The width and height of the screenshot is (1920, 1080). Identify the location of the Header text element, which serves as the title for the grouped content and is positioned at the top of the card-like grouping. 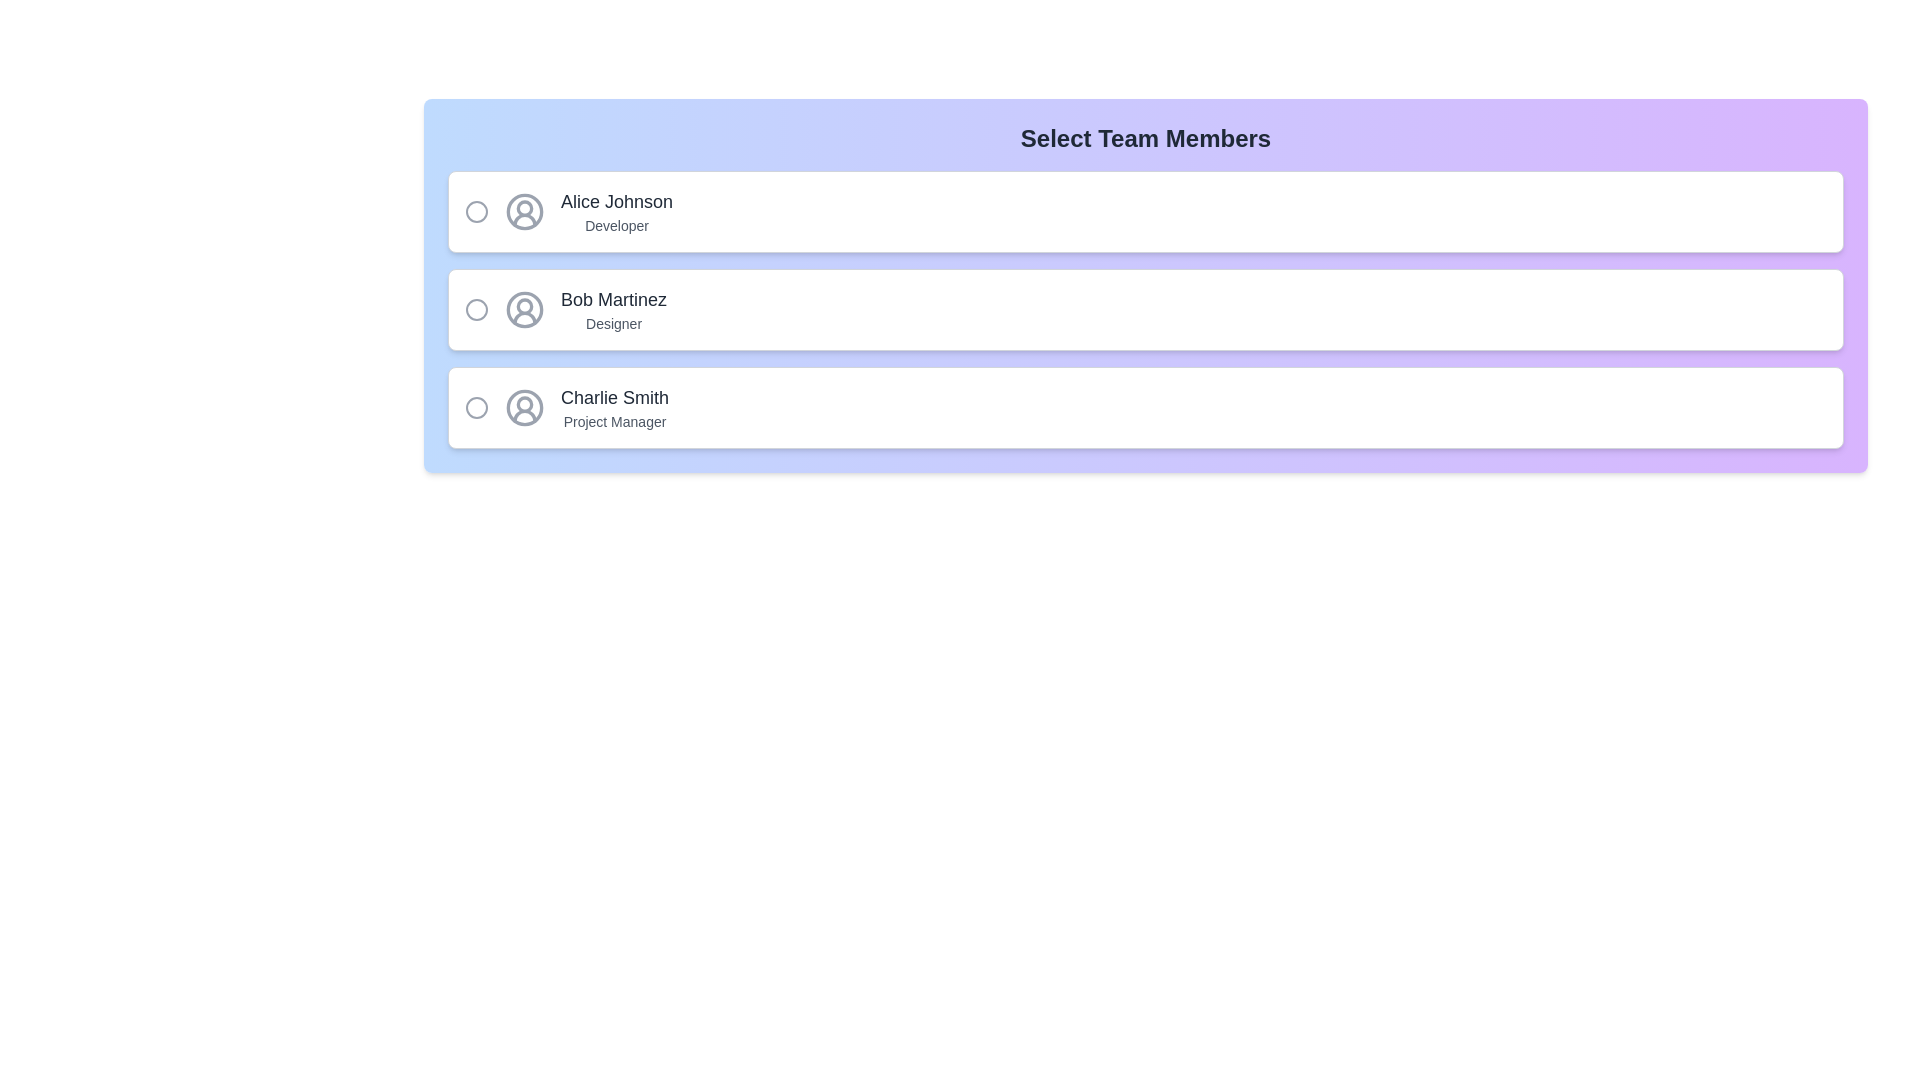
(1146, 137).